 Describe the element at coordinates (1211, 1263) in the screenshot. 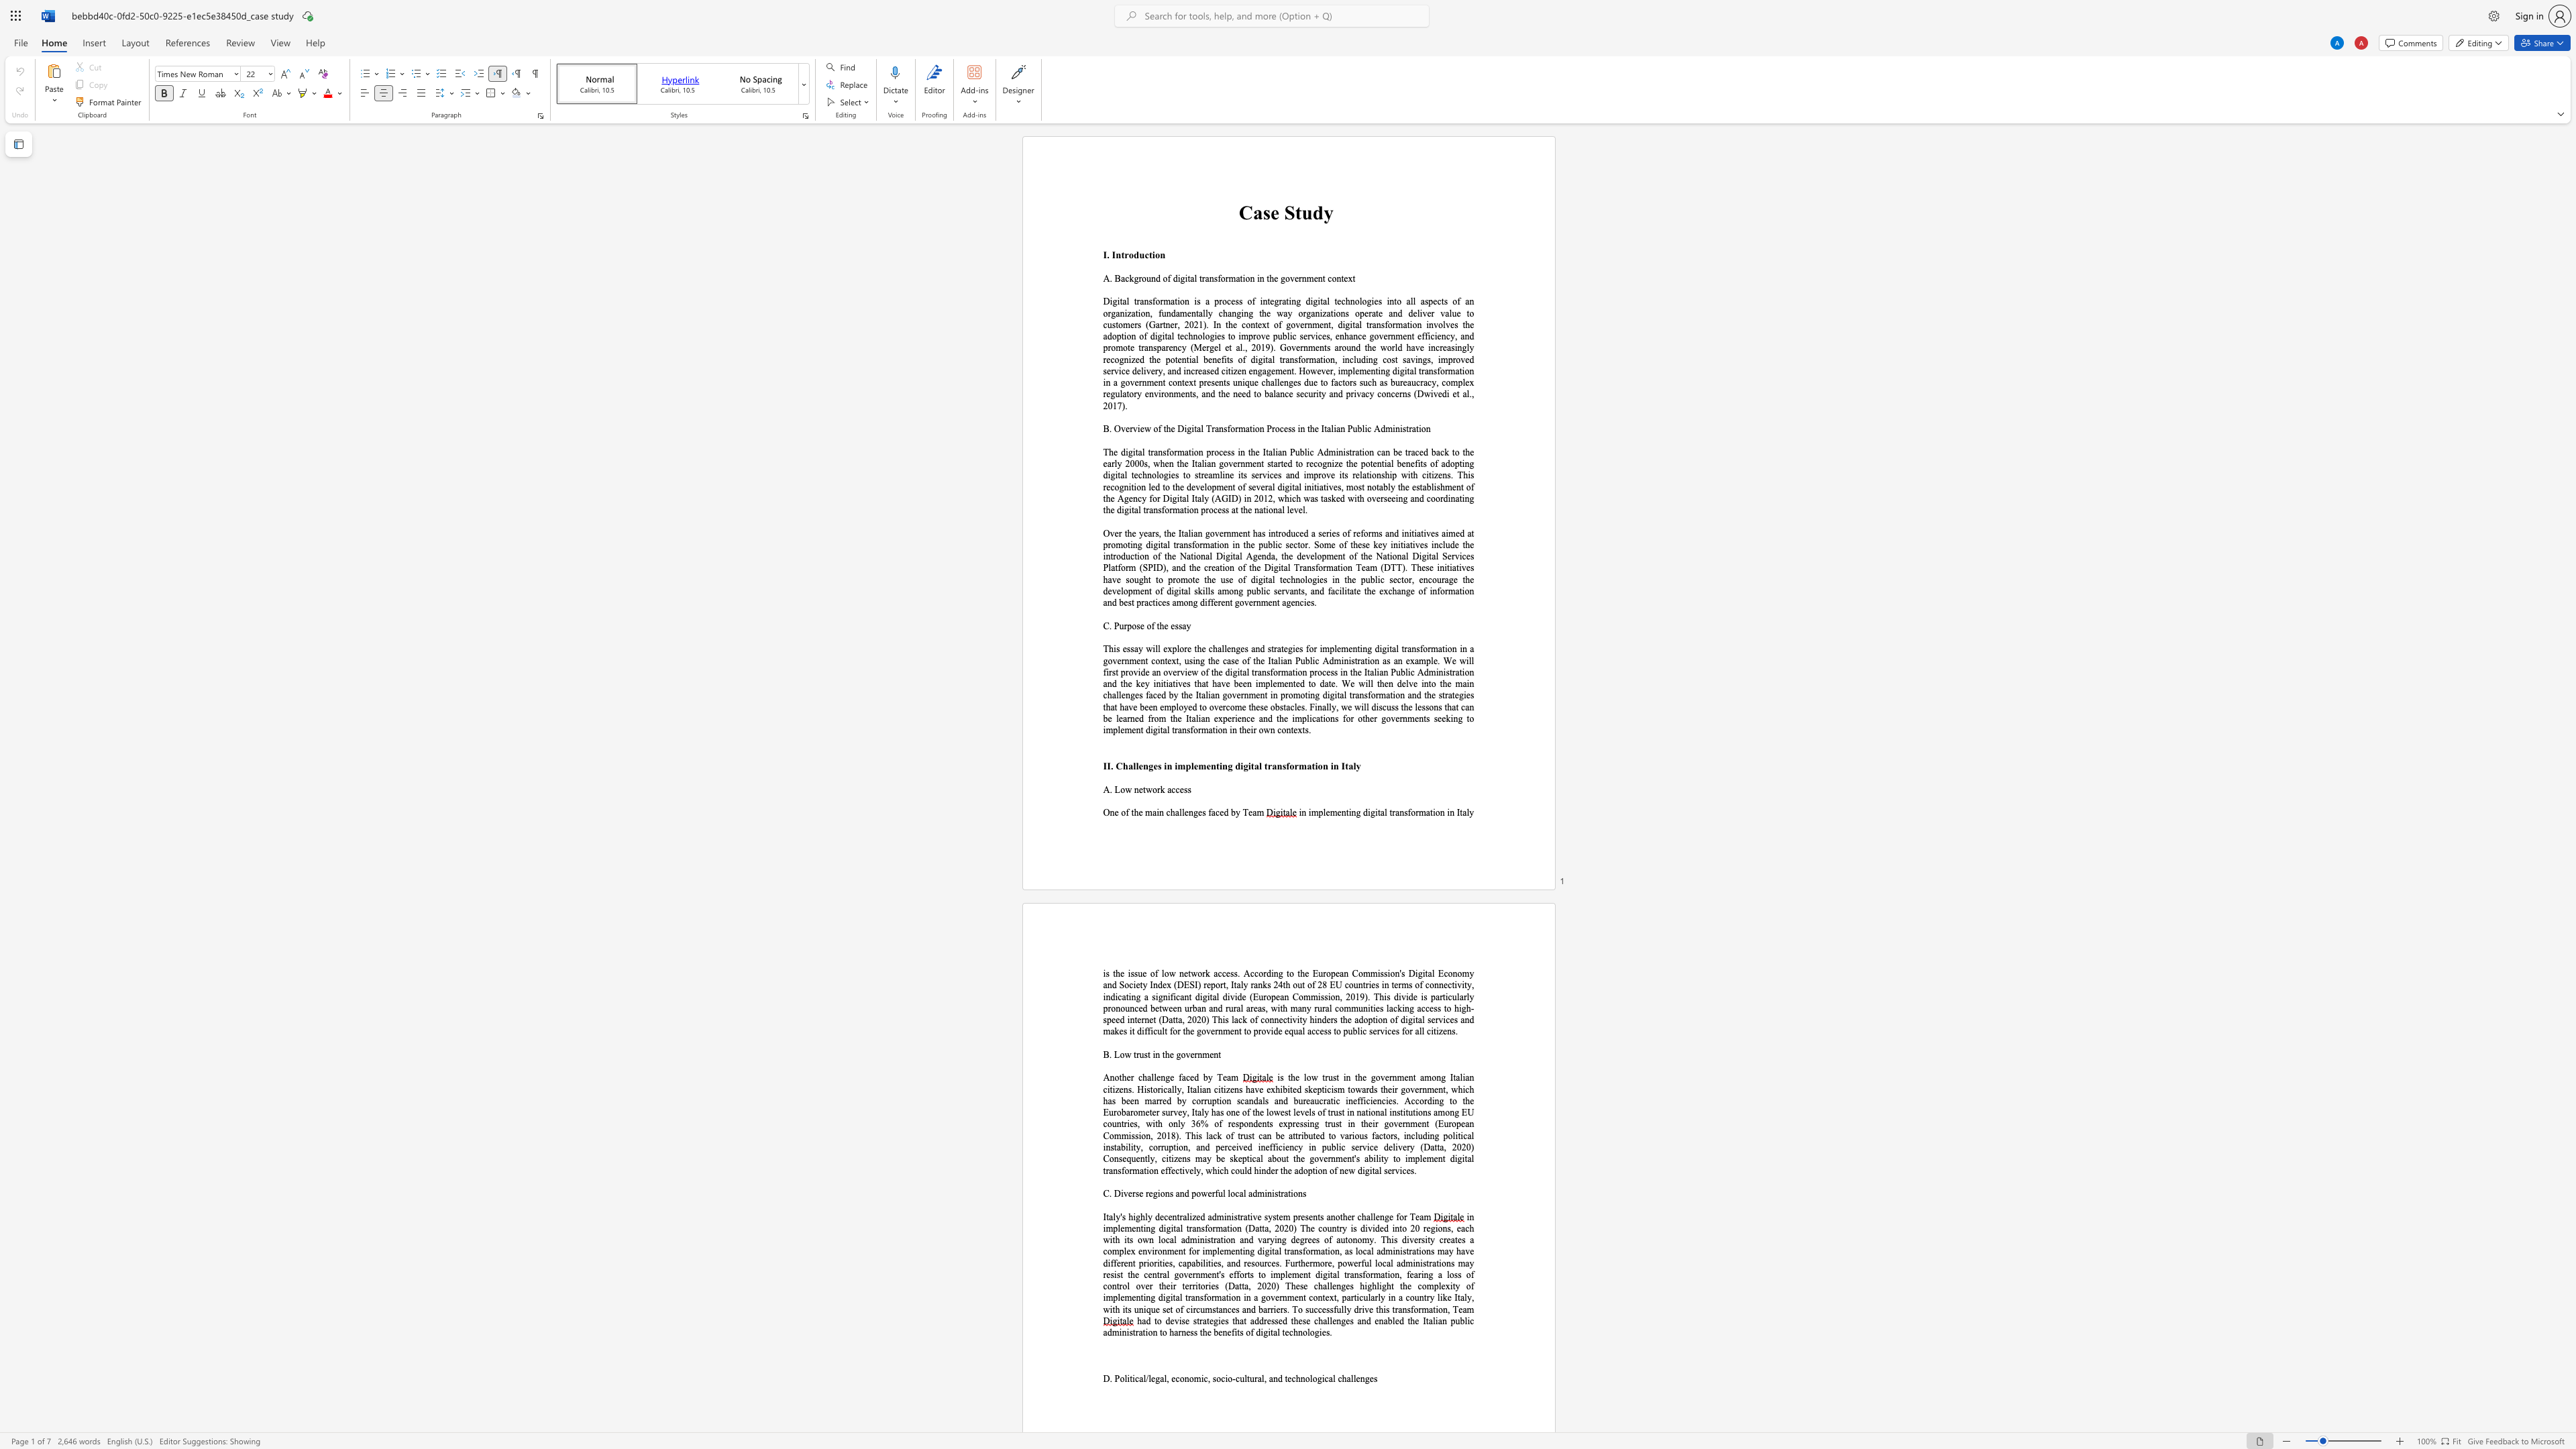

I see `the subset text "ies, and resources. Furthermore, powerful" within the text "in implementing digital transformation (Datta, 2020) The country is divided into 20 regions, each with its own local administration and varying degrees of autonomy. This diversity creates a complex environment for implementing digital transformation, as local administrations may have different priorities, capabilities, and resources. Furthermore, powerful local administrations may resist the central government"` at that location.